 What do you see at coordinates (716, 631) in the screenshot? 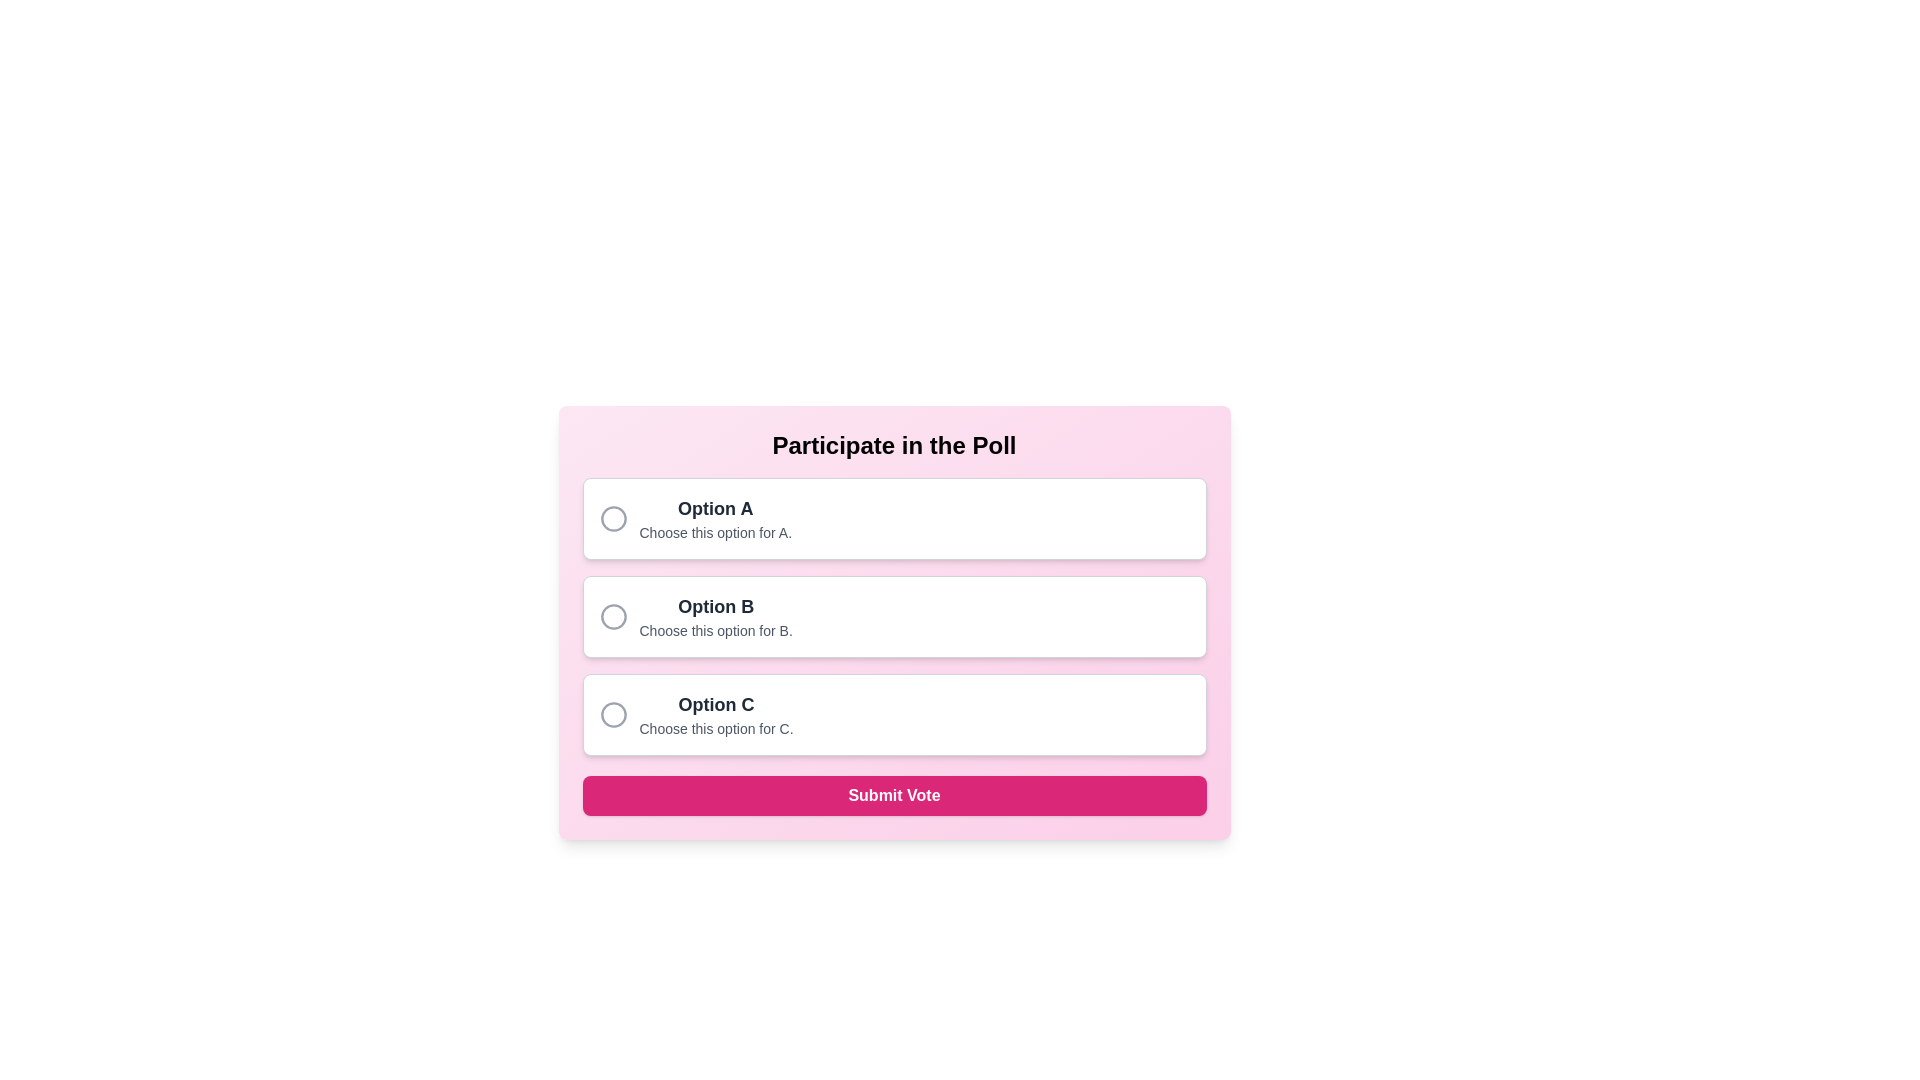
I see `additional information text located below the header 'Option B' within the card-like structure` at bounding box center [716, 631].